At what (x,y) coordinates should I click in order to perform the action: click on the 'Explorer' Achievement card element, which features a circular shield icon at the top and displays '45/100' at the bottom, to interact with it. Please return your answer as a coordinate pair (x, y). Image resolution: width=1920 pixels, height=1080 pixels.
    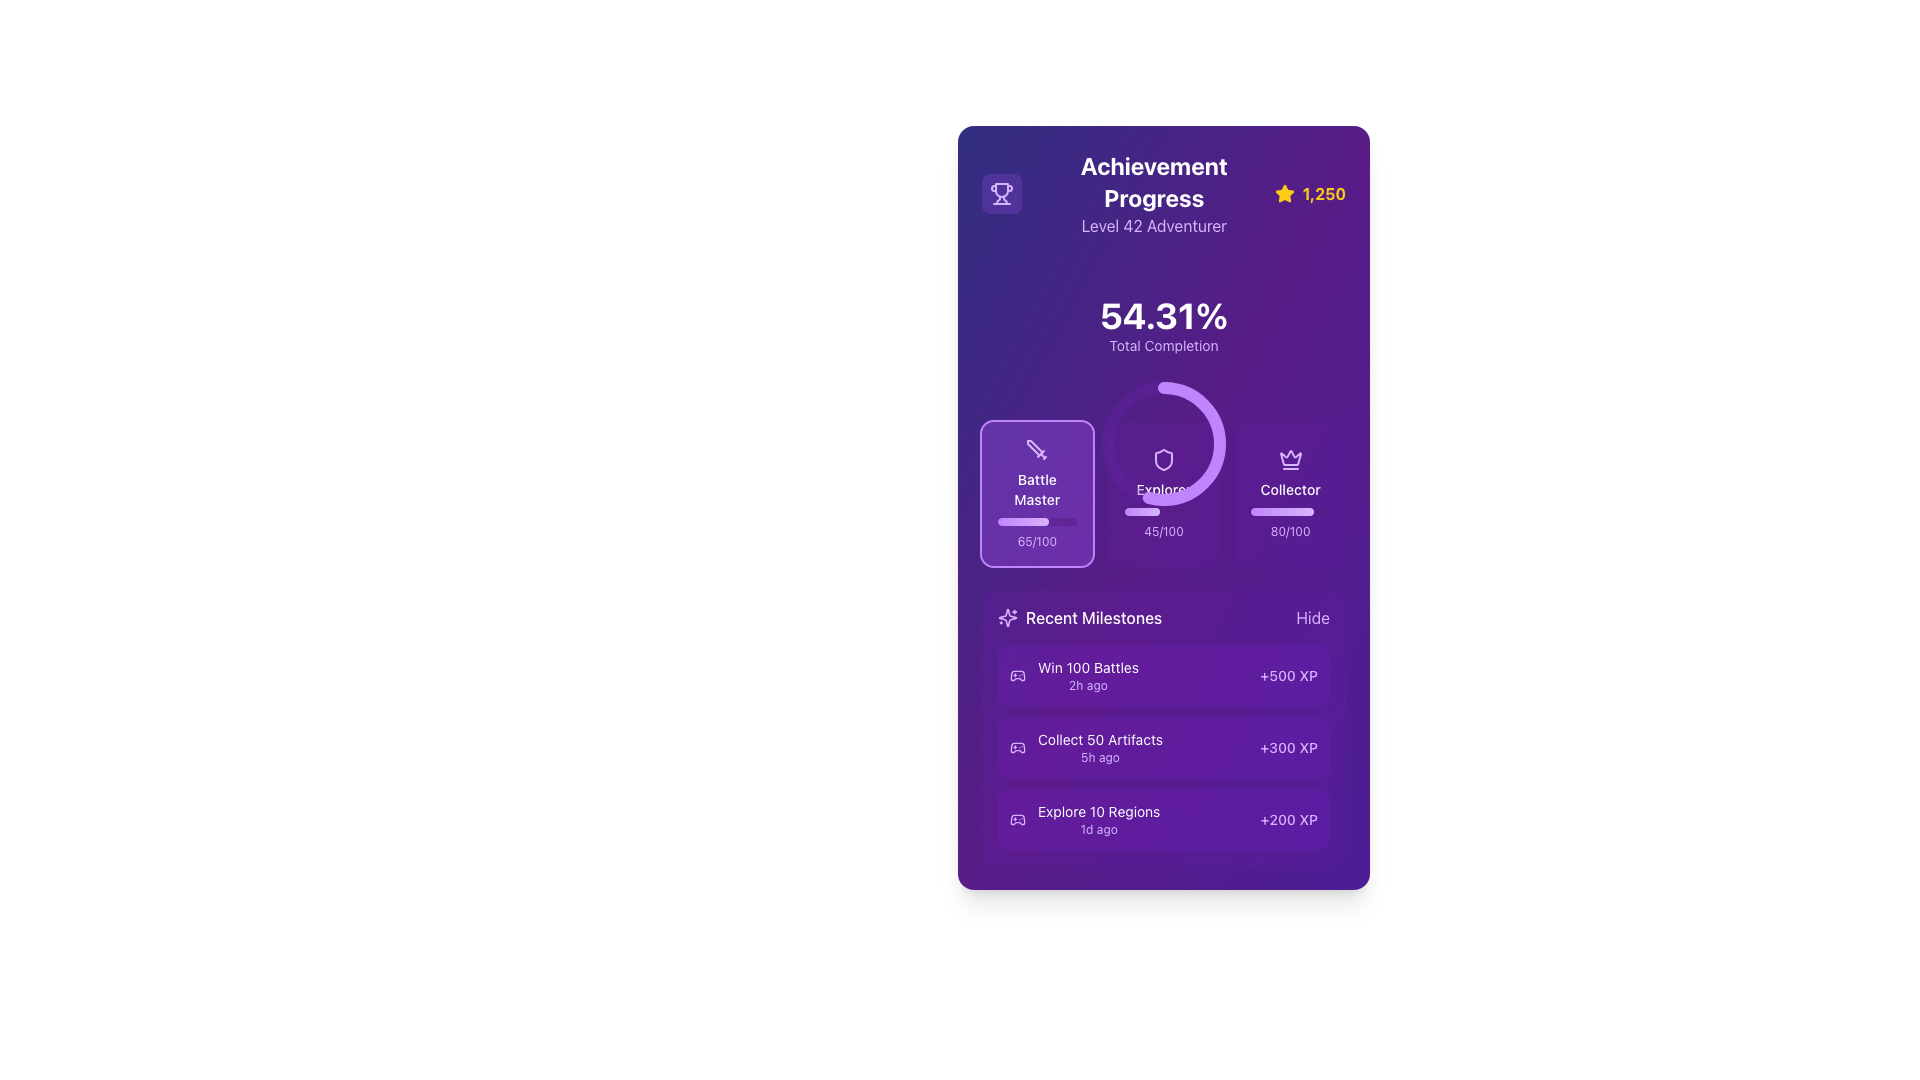
    Looking at the image, I should click on (1163, 493).